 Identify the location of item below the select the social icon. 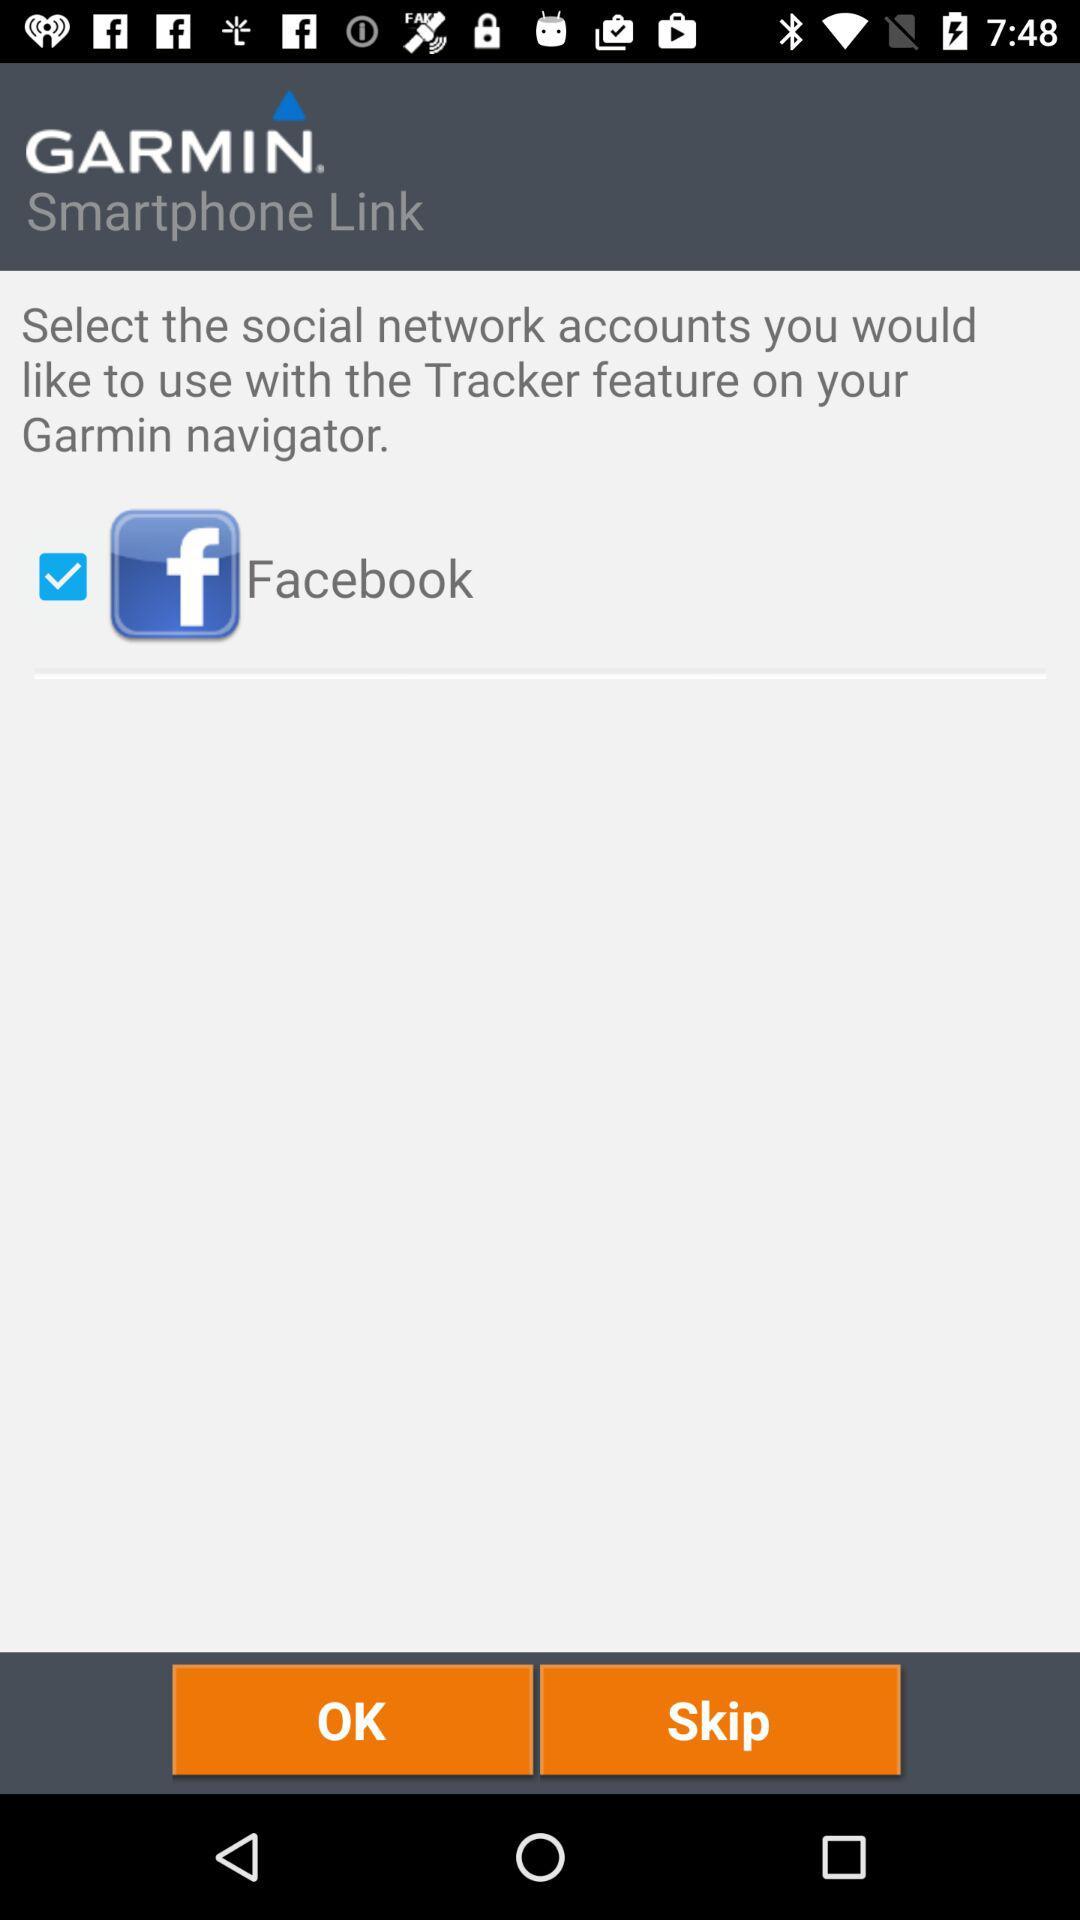
(61, 575).